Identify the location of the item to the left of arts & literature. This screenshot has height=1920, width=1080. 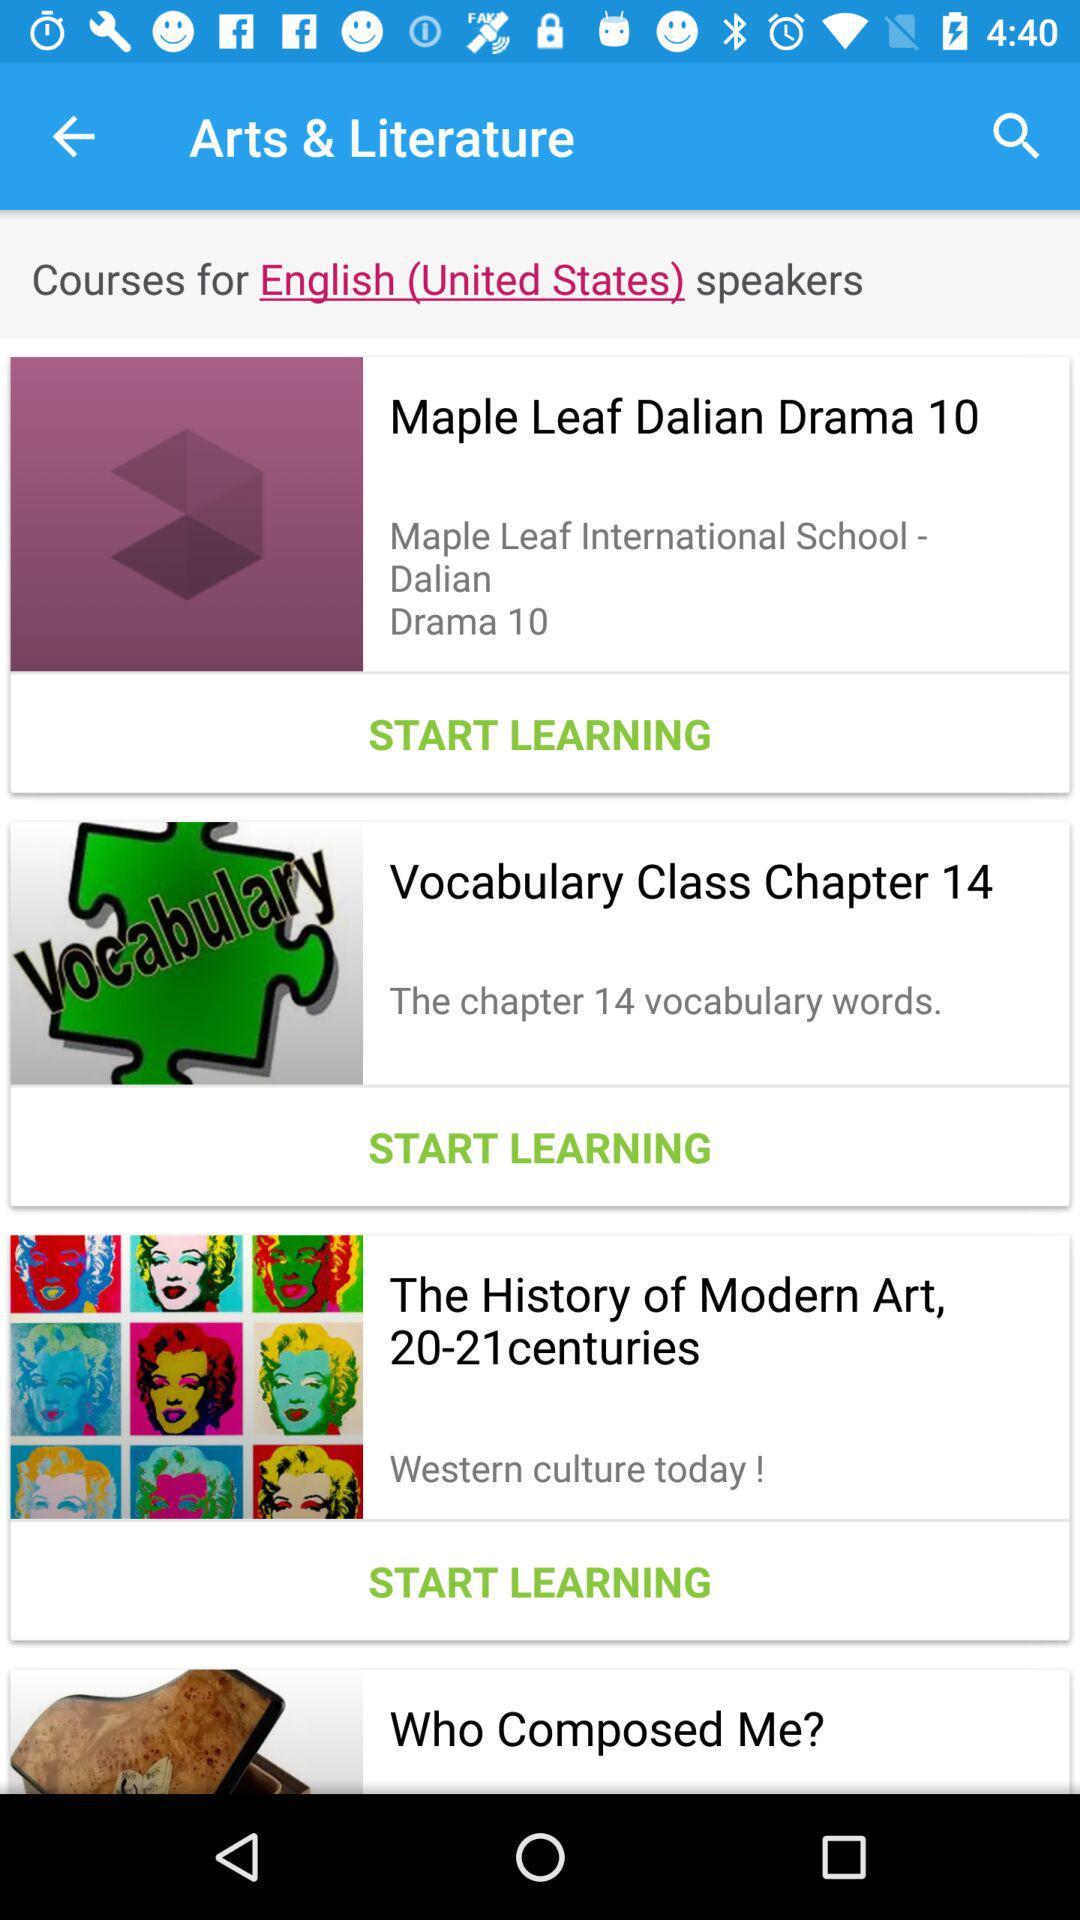
(72, 135).